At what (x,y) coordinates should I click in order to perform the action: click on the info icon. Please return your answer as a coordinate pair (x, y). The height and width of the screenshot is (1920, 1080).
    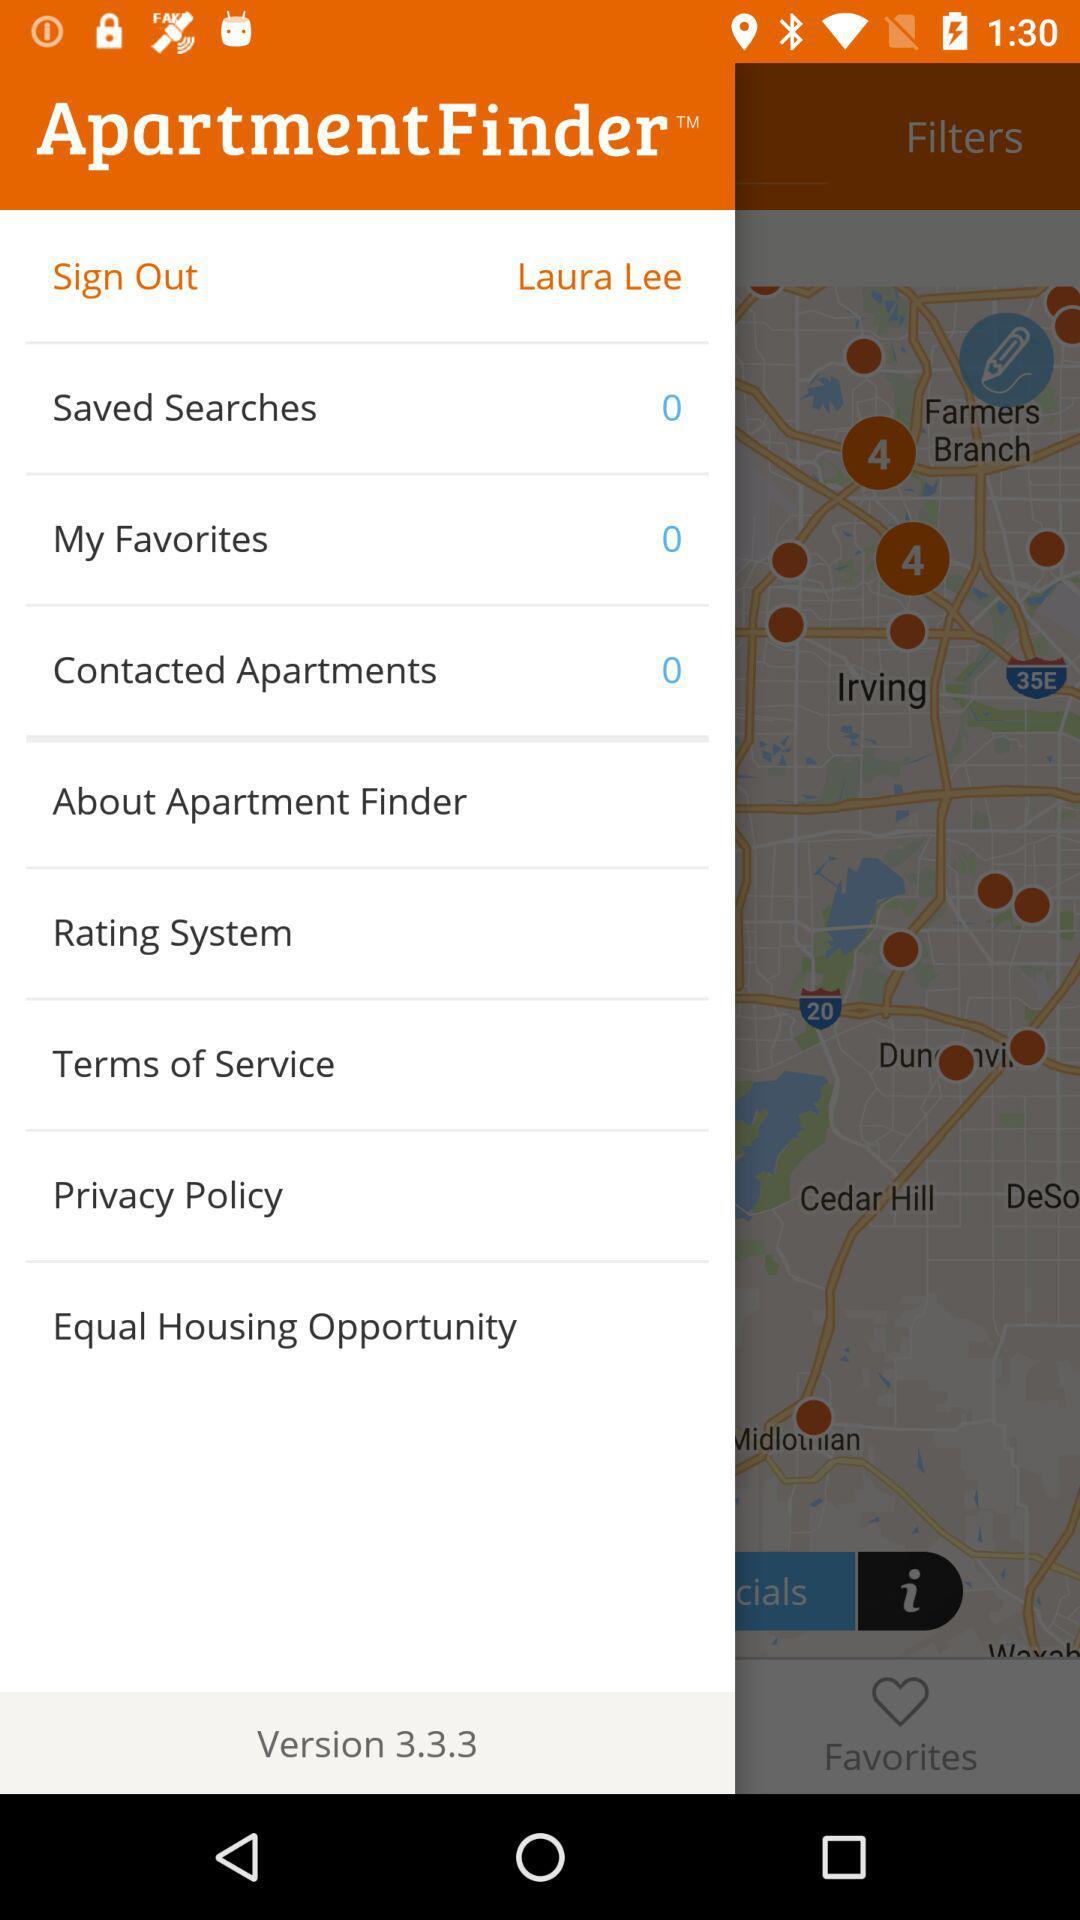
    Looking at the image, I should click on (910, 1589).